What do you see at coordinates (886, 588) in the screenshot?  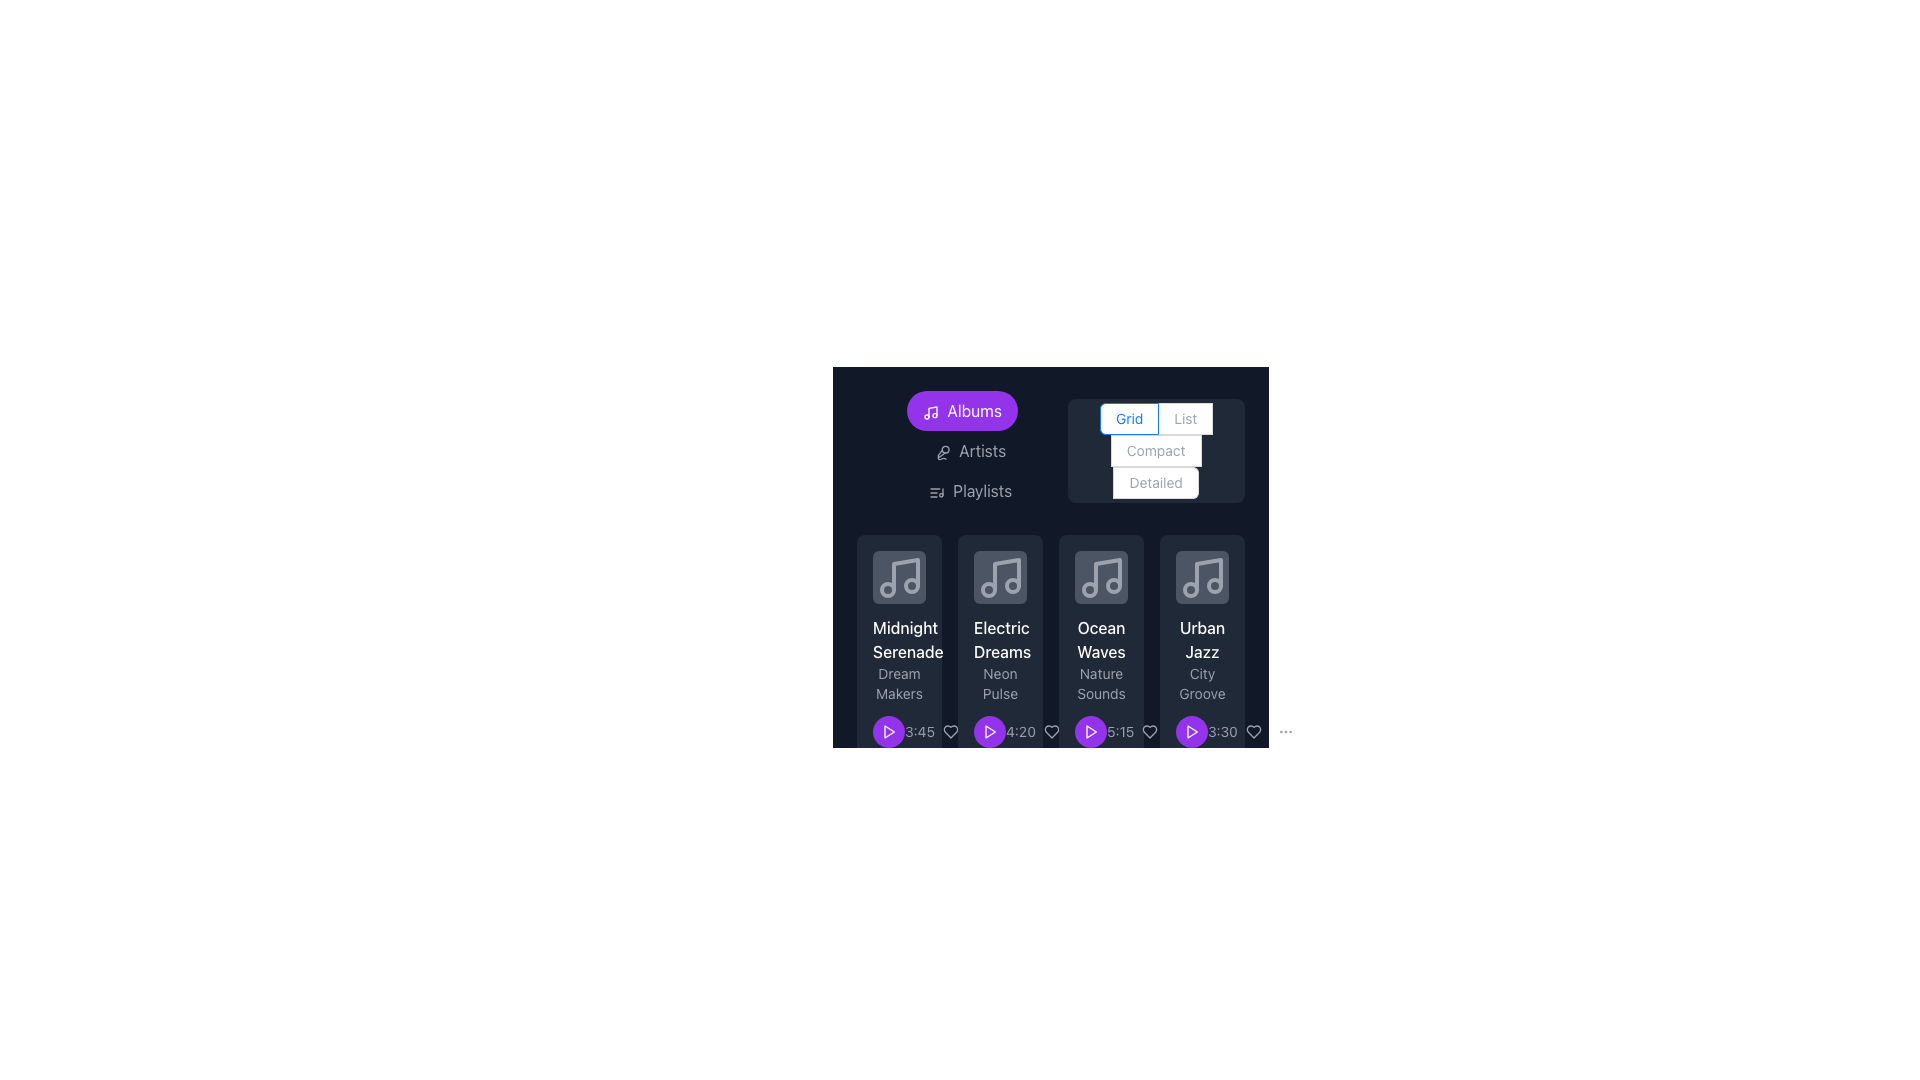 I see `the leftmost circular icon in the SVG musical note icon on the 'Midnight Serenade' album card` at bounding box center [886, 588].